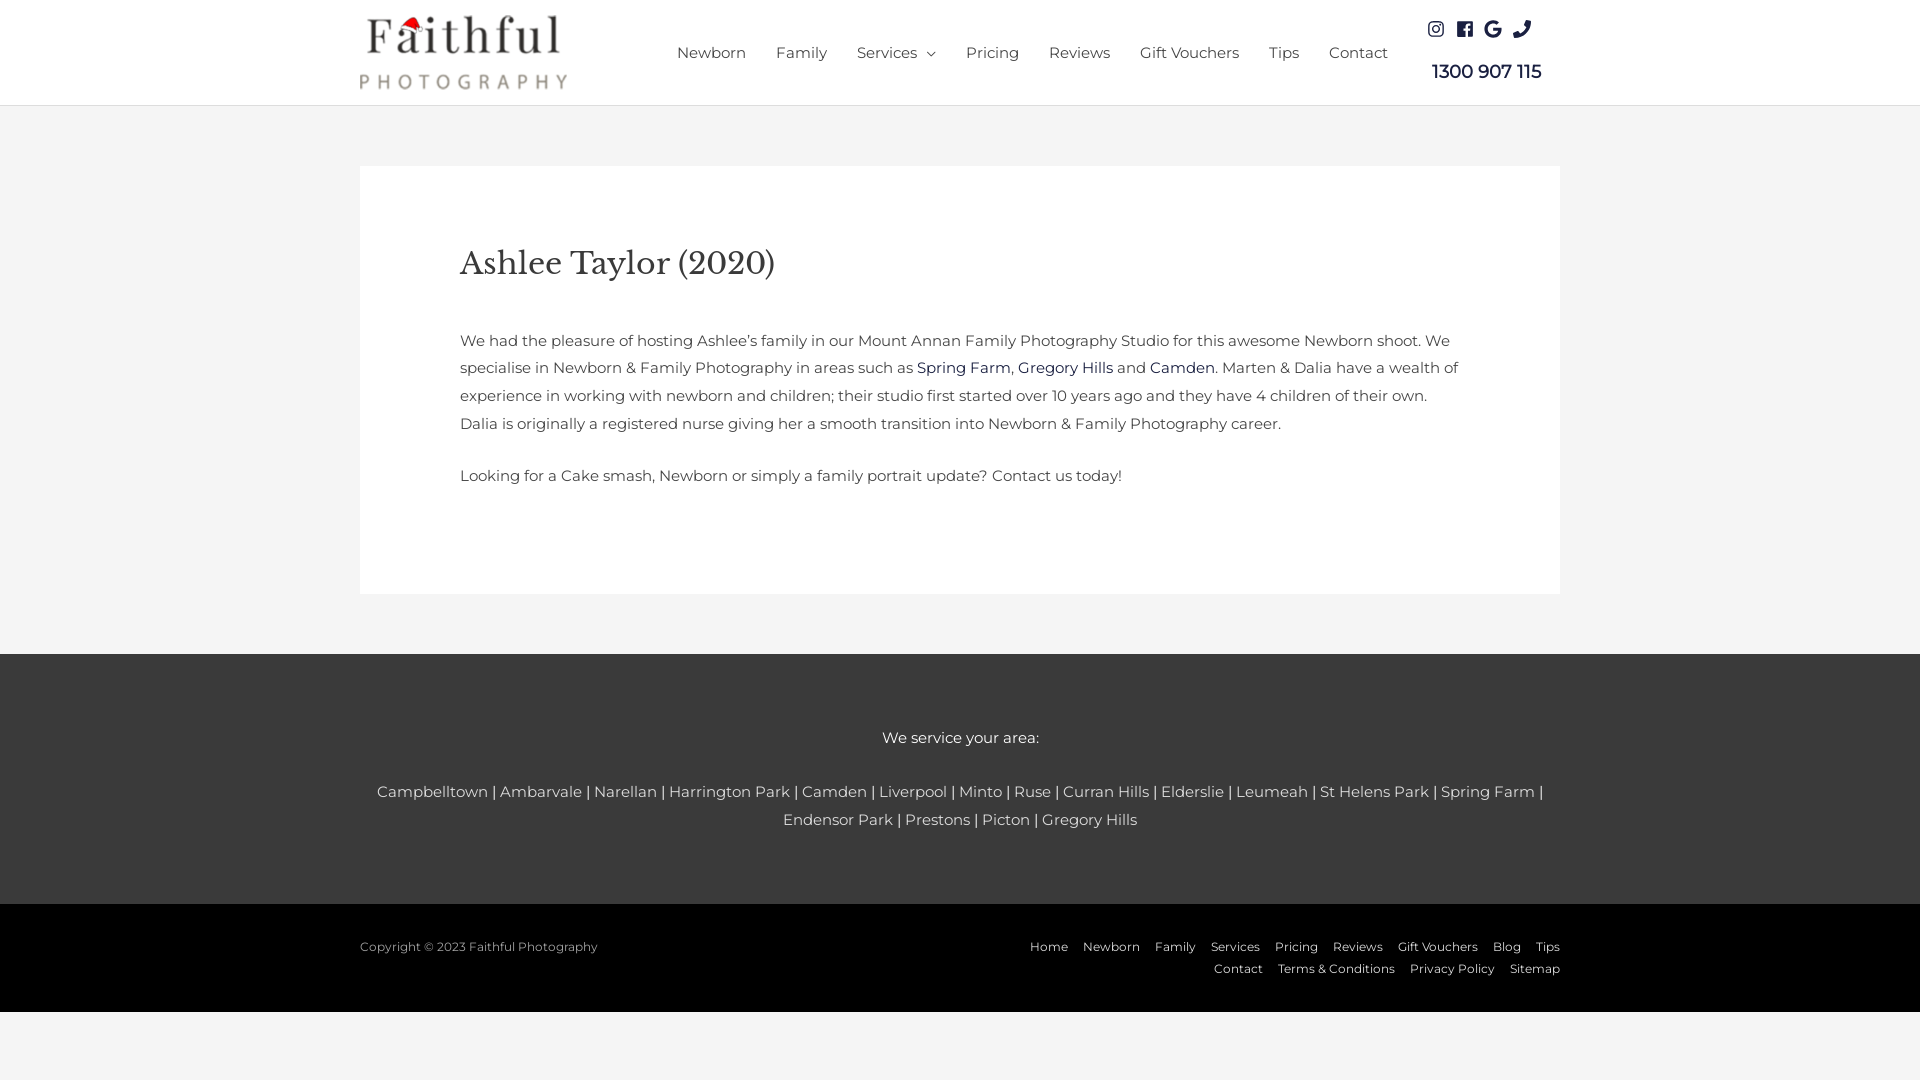  What do you see at coordinates (1540, 945) in the screenshot?
I see `'Tips'` at bounding box center [1540, 945].